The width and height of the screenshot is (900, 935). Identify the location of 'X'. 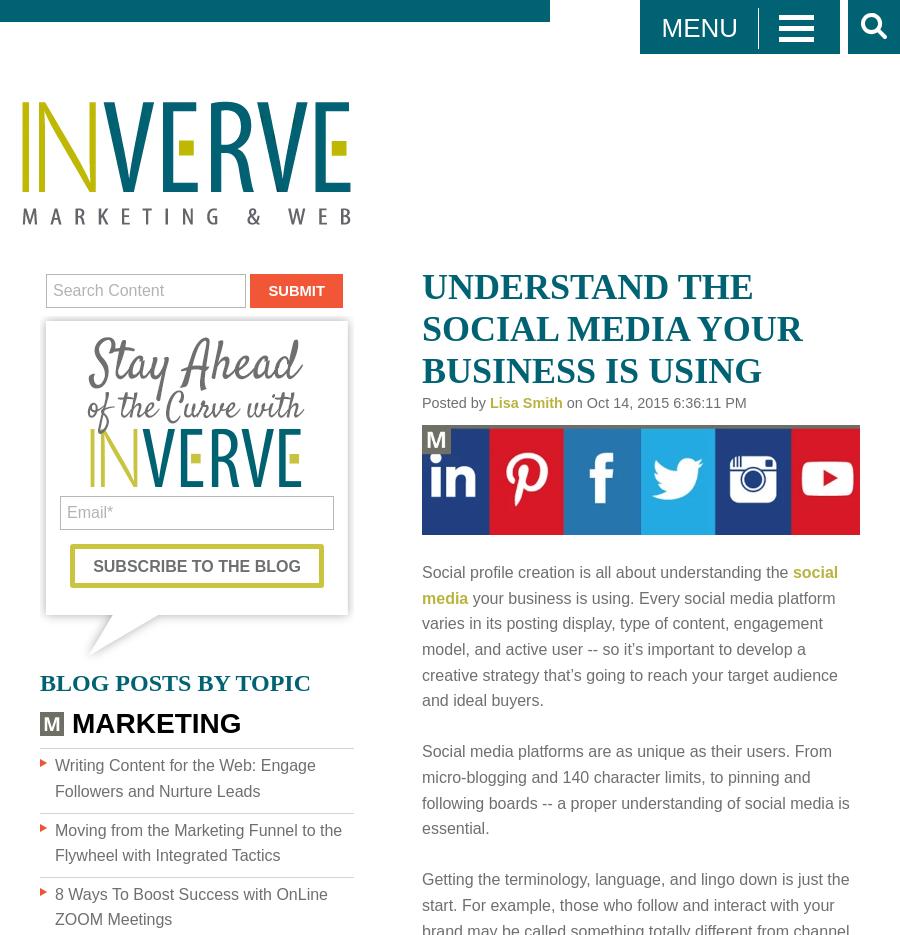
(666, 156).